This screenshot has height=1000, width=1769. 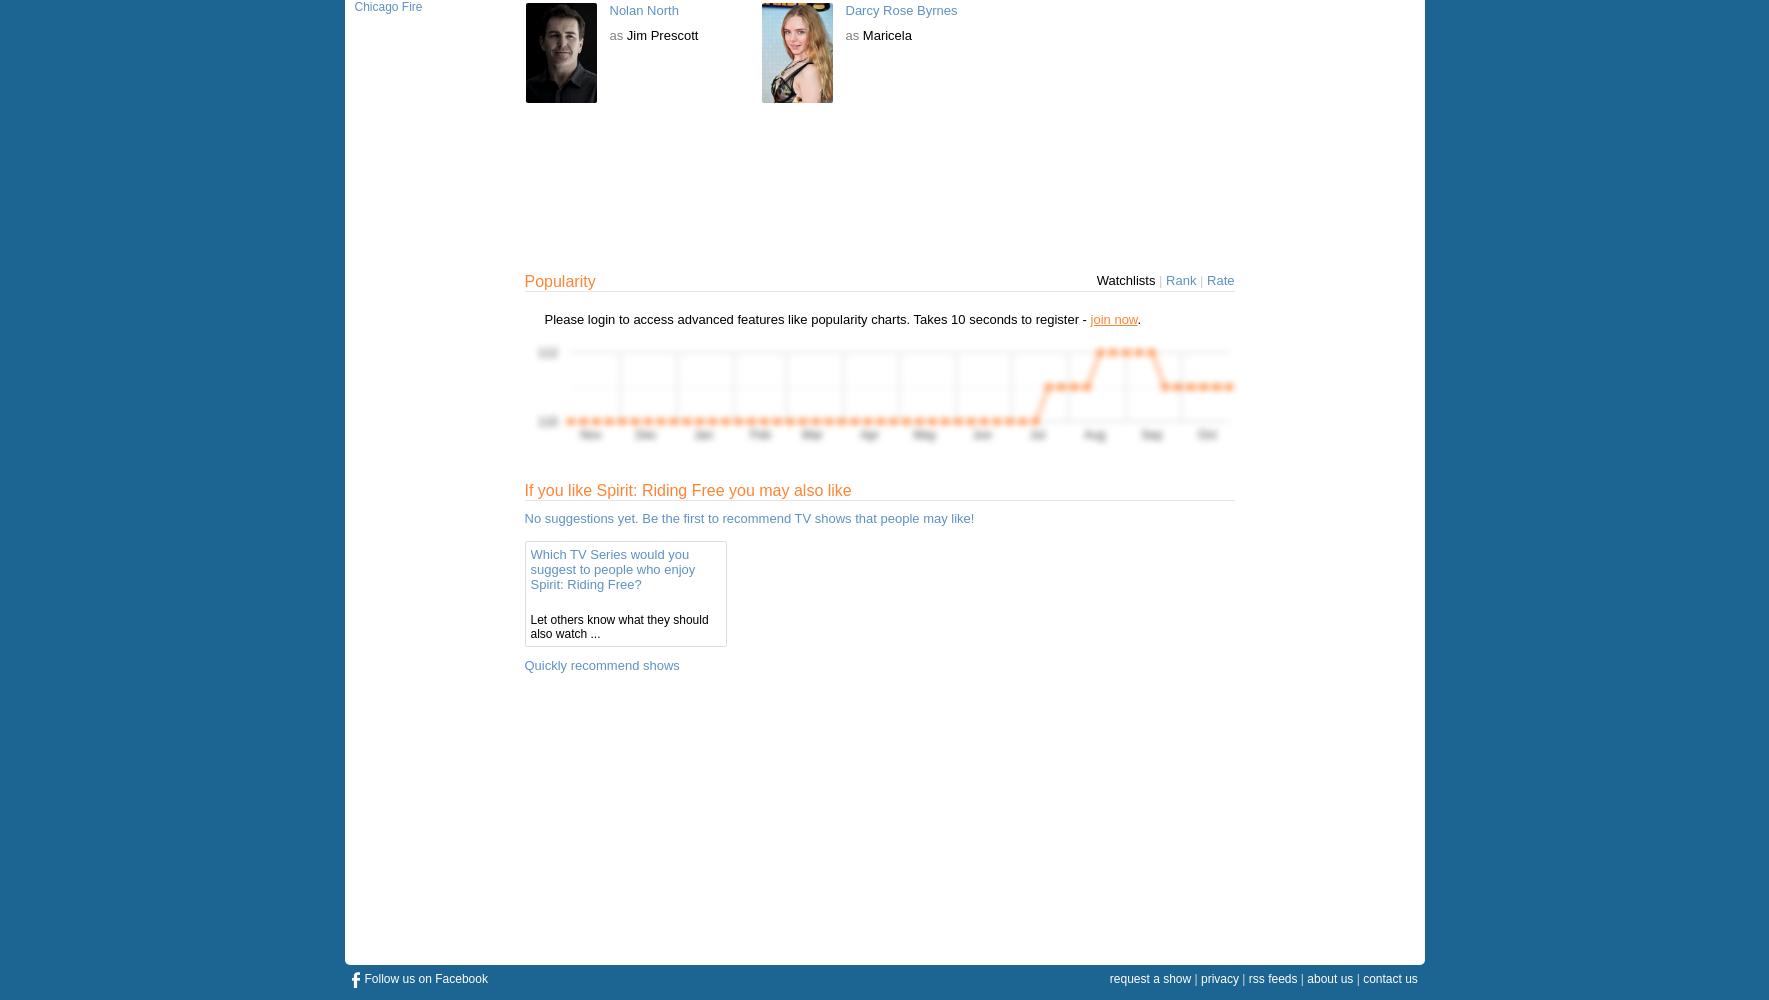 What do you see at coordinates (449, 978) in the screenshot?
I see `'on Facebook'` at bounding box center [449, 978].